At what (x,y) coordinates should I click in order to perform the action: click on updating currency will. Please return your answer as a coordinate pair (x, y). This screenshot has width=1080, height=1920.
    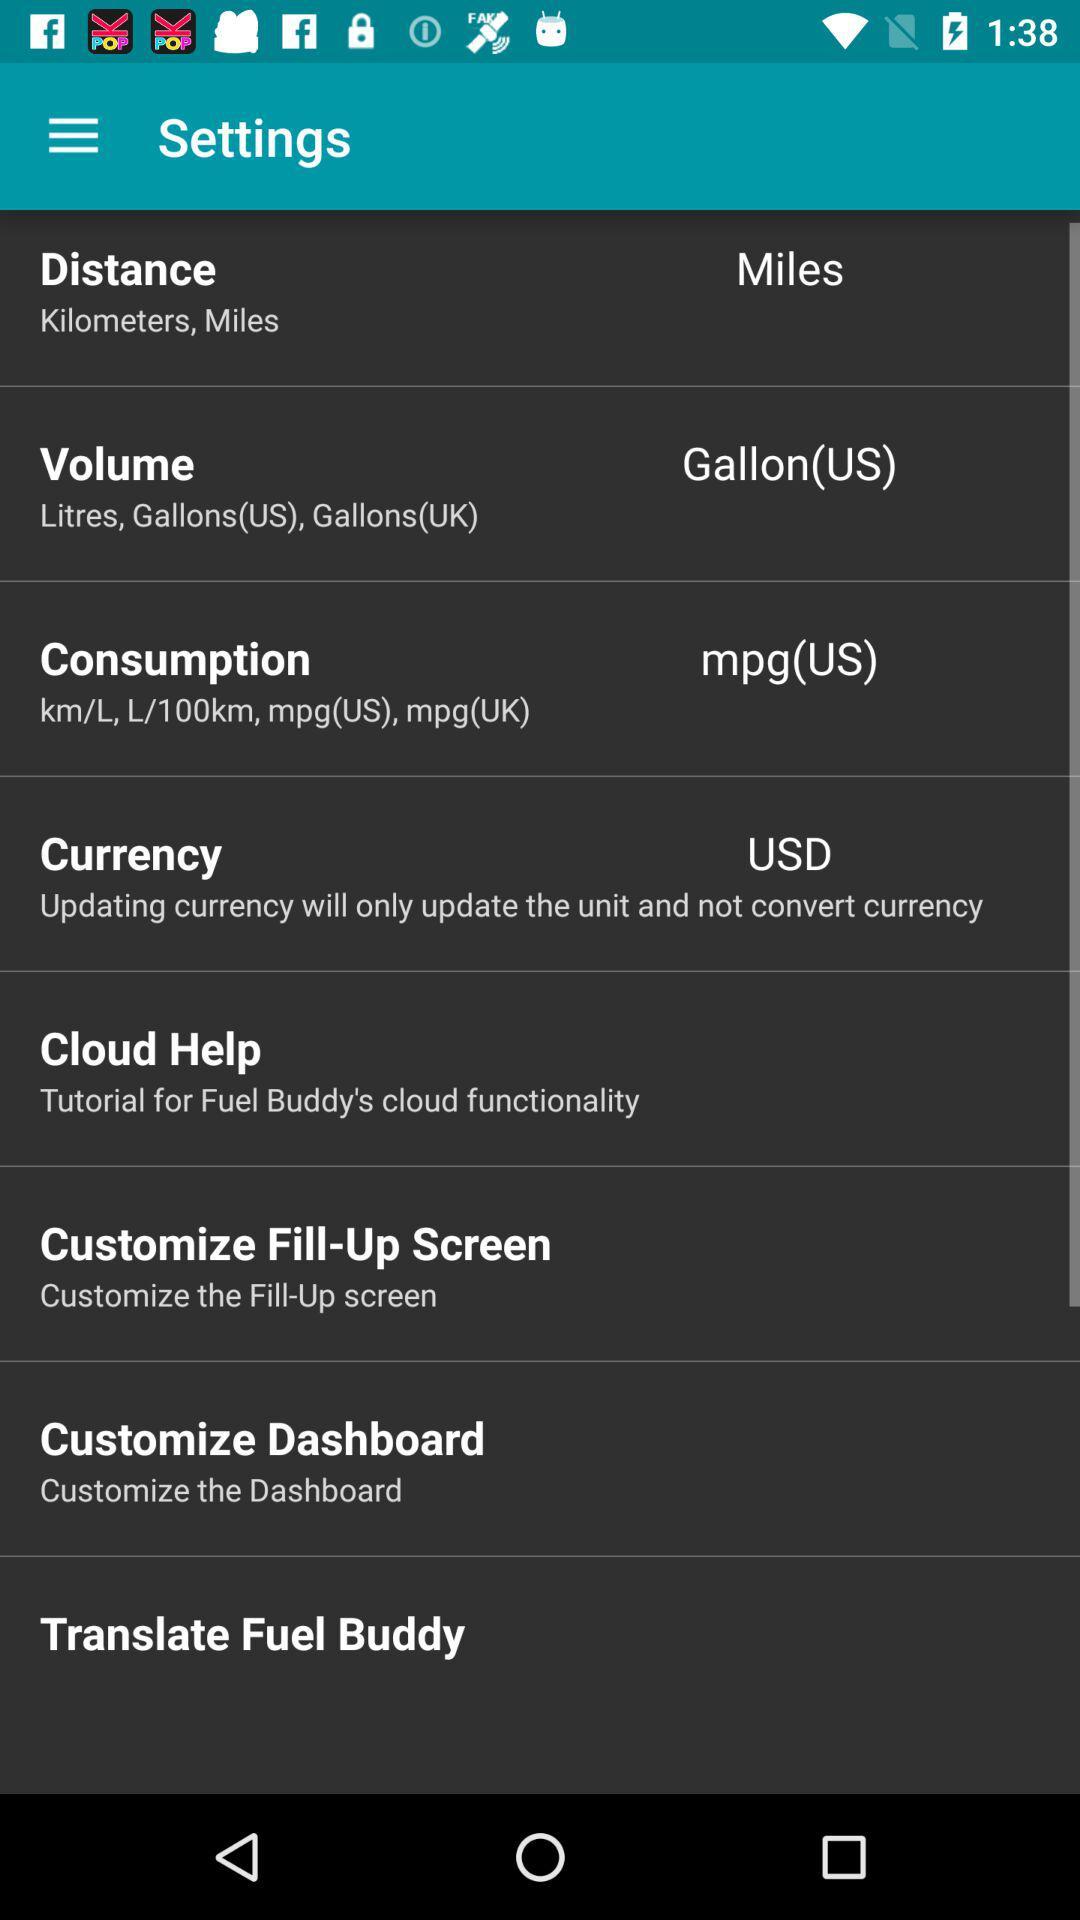
    Looking at the image, I should click on (559, 903).